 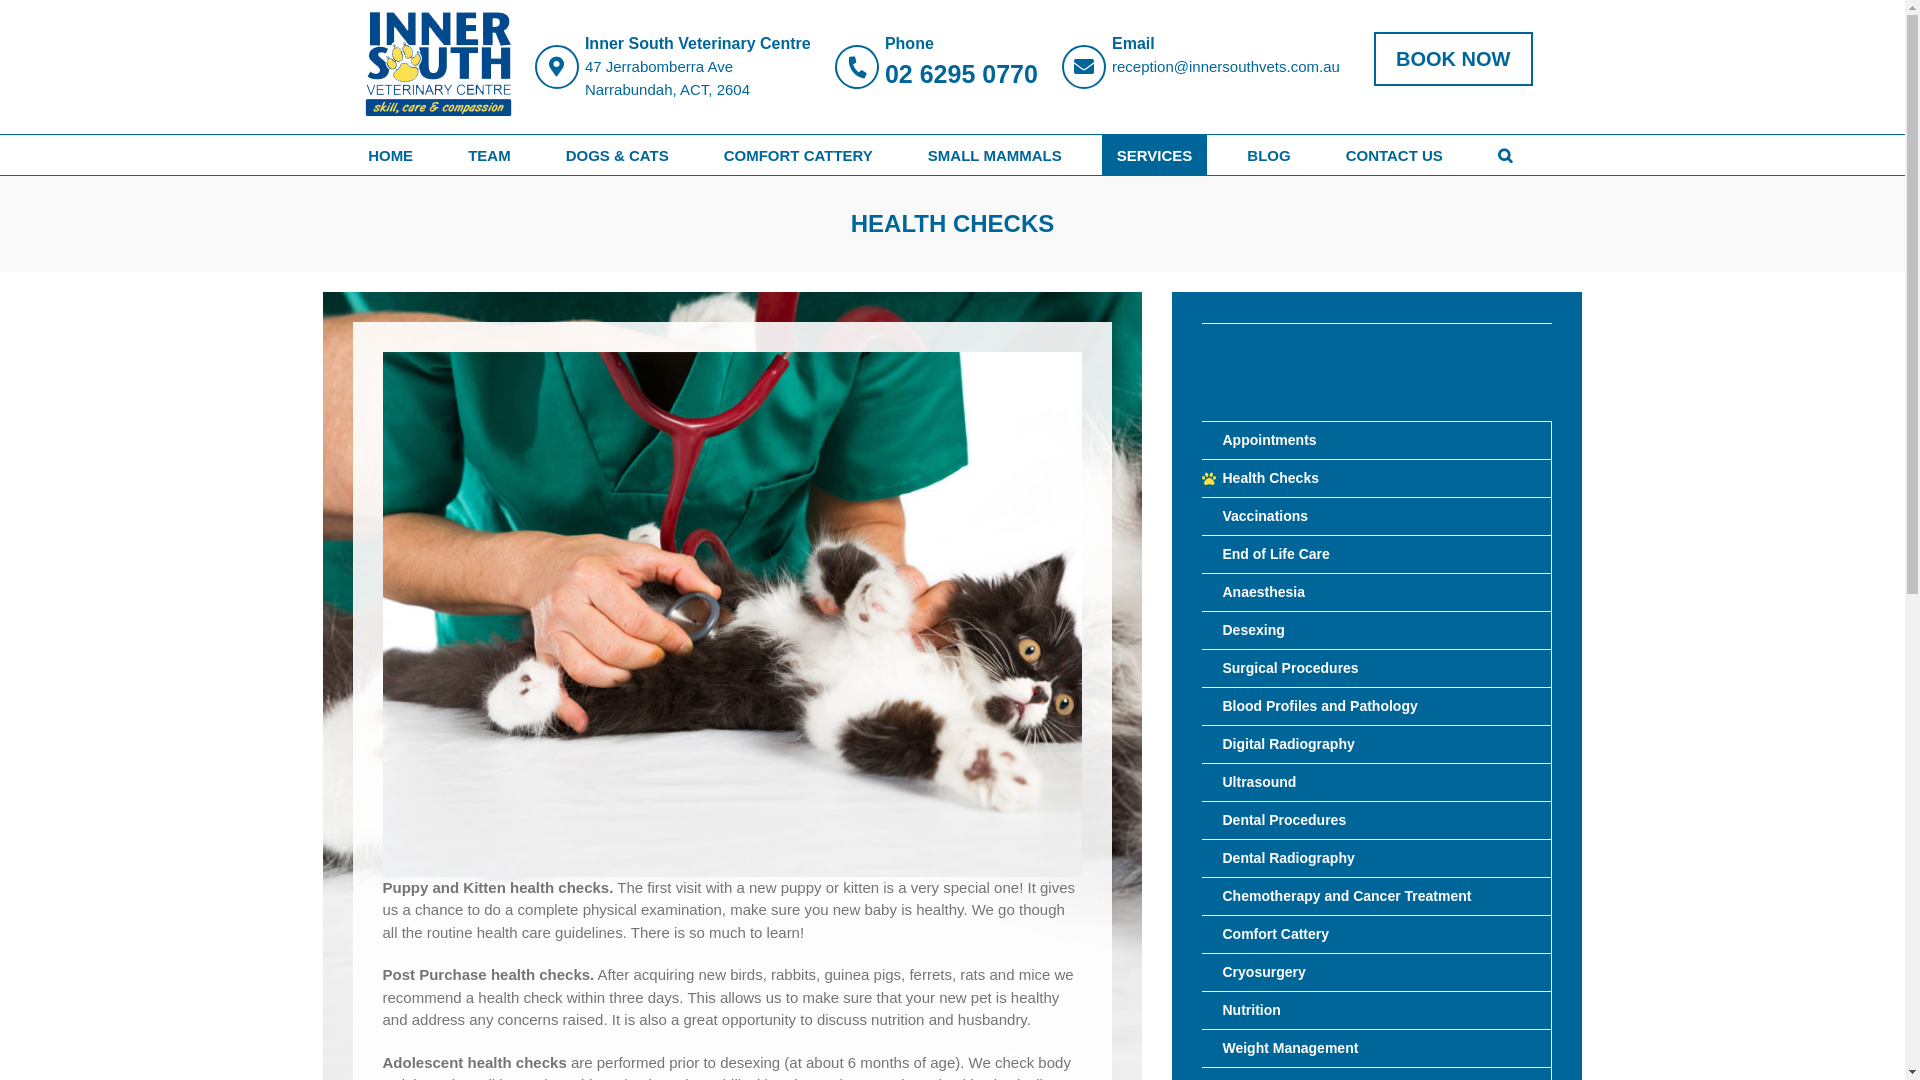 I want to click on 'Blood Profiles and Pathology', so click(x=1375, y=705).